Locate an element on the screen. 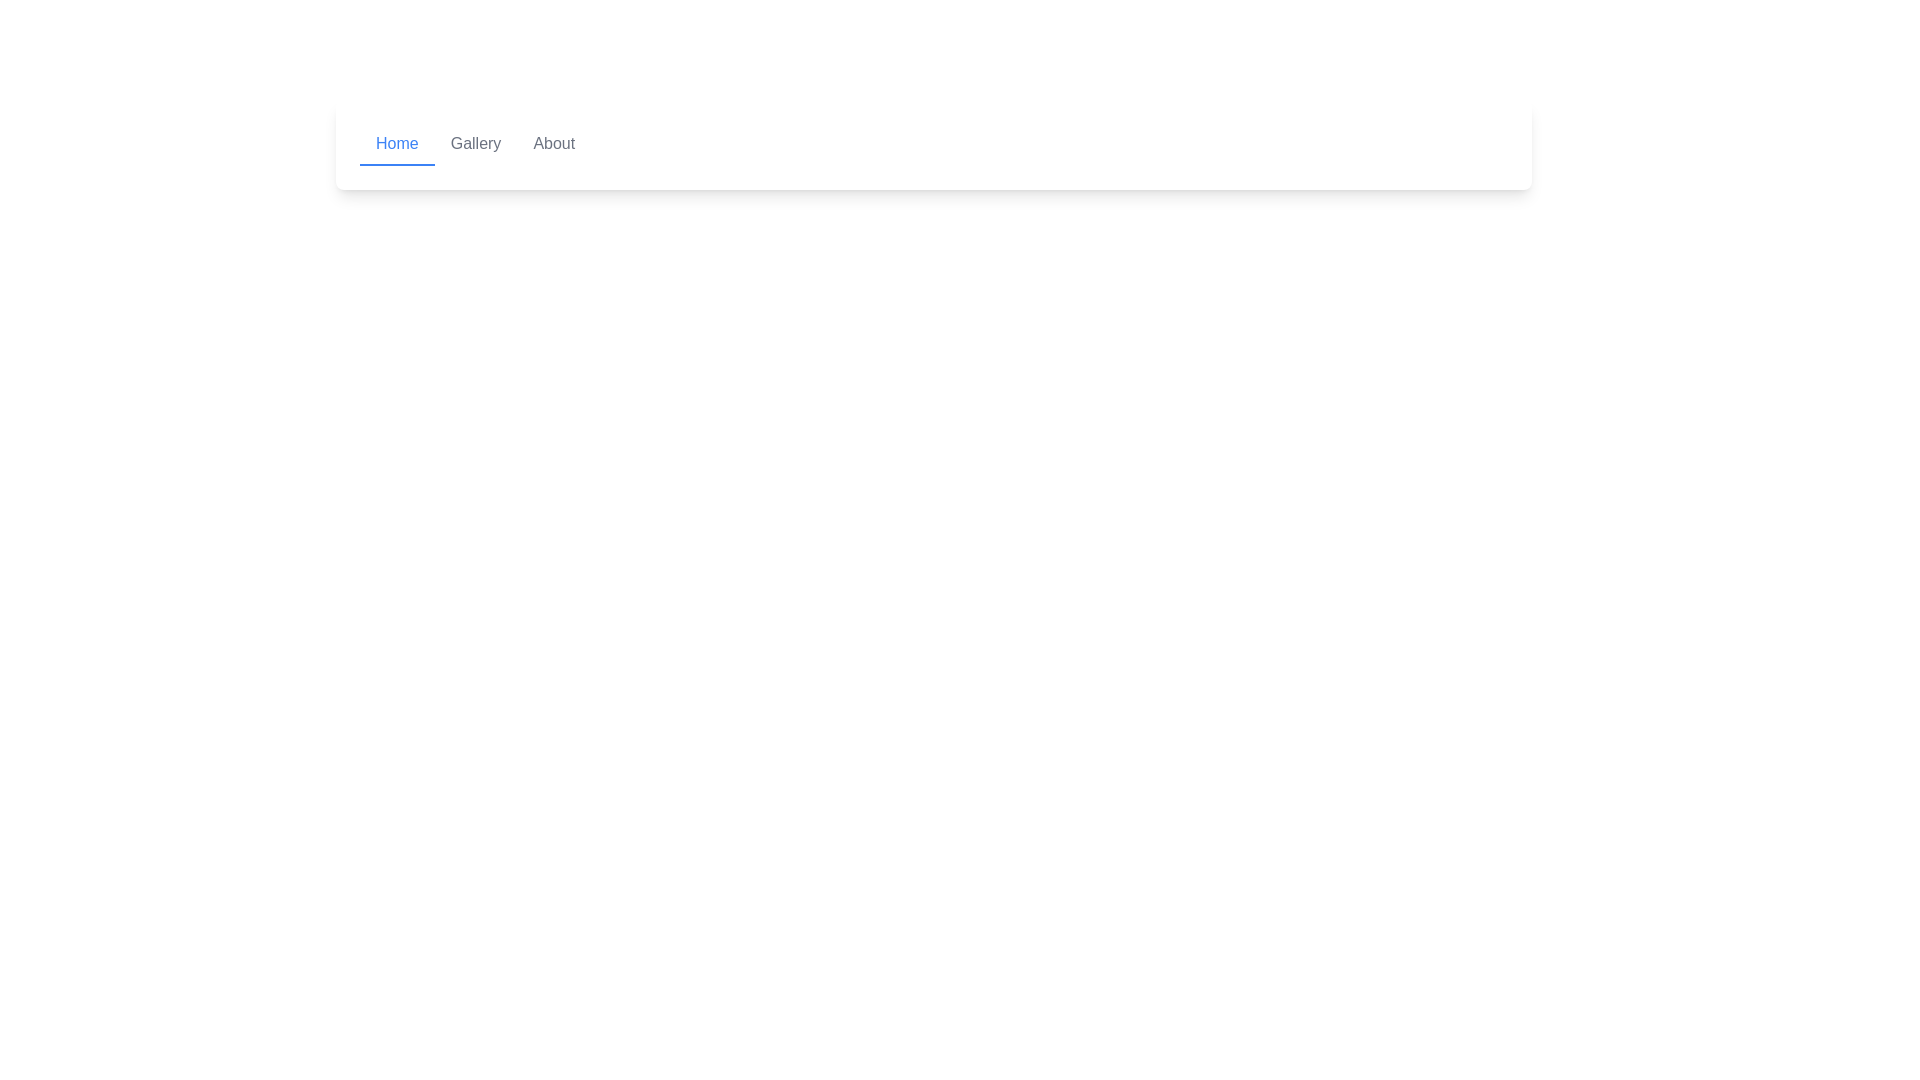 The width and height of the screenshot is (1920, 1080). the 'About' text-based link, which is the third item in the horizontal navigation menu, located to the right of the 'Gallery' link is located at coordinates (554, 144).